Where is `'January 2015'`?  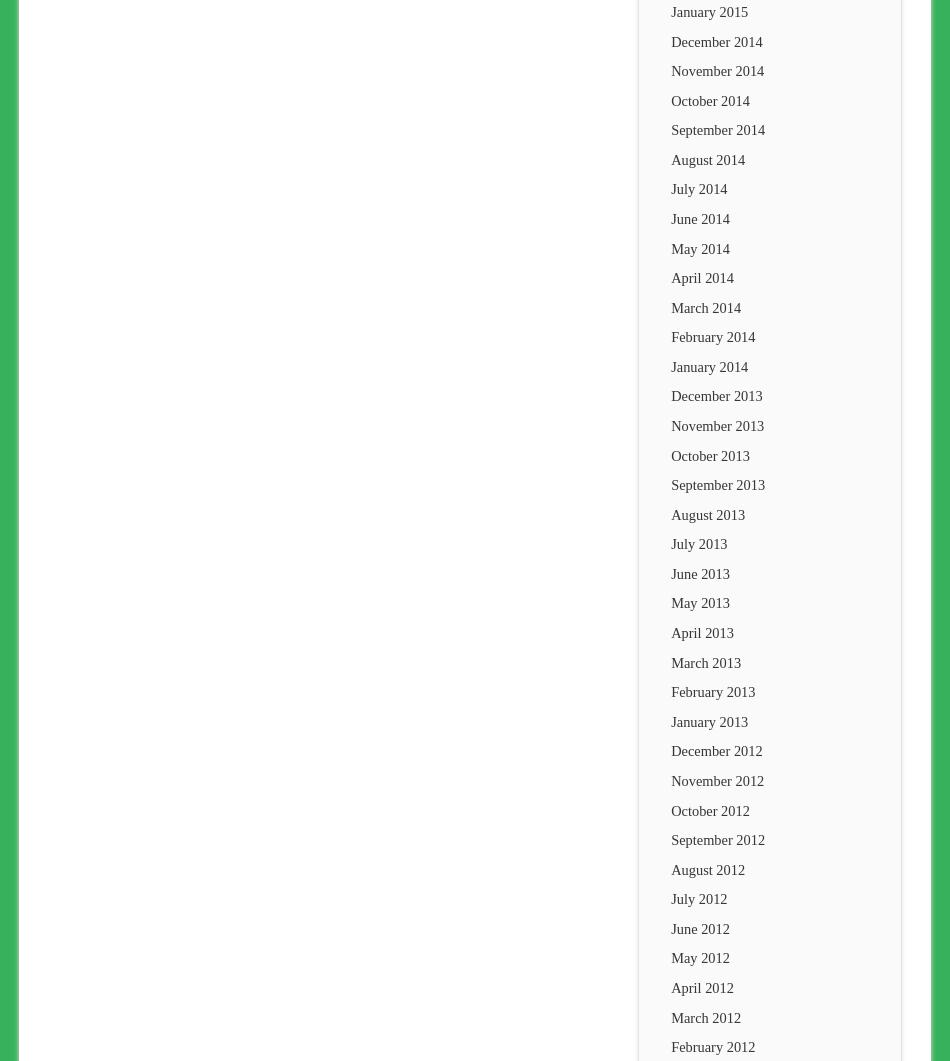
'January 2015' is located at coordinates (709, 11).